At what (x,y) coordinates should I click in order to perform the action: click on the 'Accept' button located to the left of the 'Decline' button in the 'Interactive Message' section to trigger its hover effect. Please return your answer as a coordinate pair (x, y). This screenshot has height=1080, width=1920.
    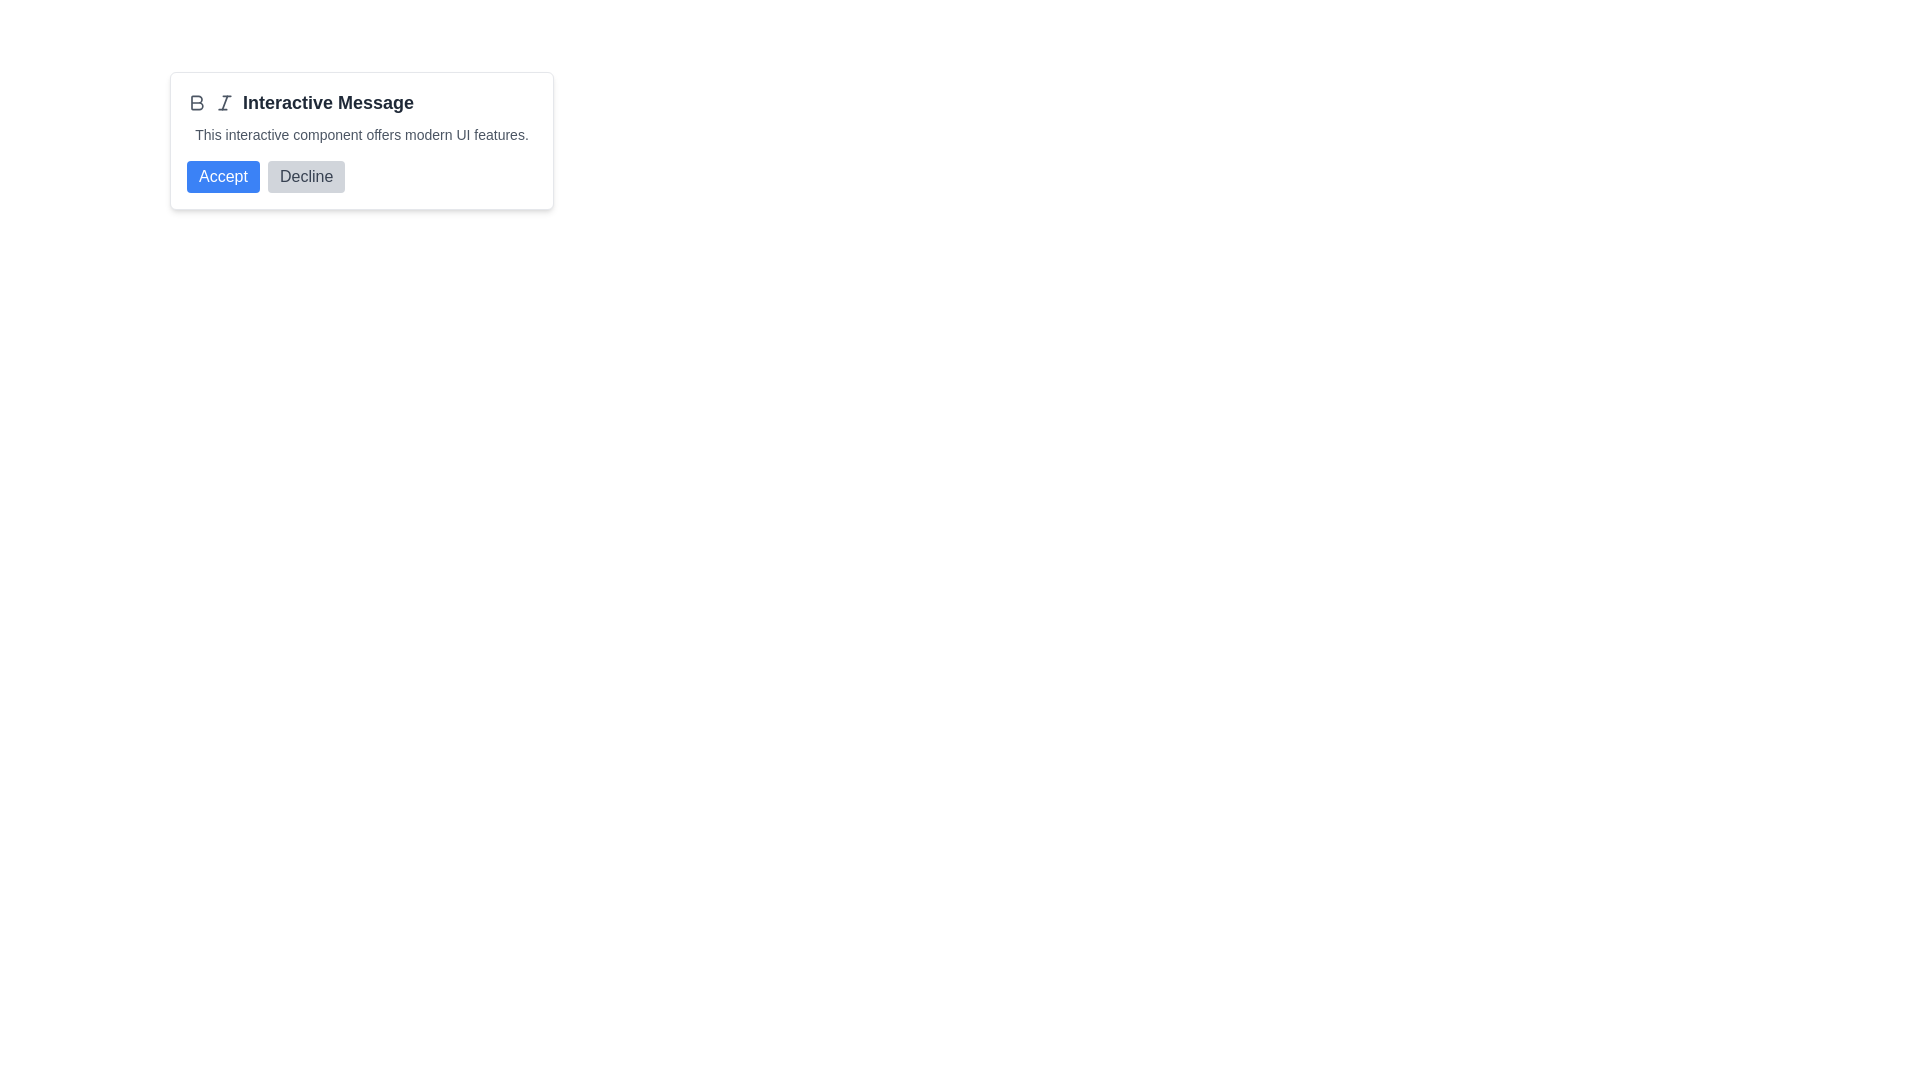
    Looking at the image, I should click on (223, 176).